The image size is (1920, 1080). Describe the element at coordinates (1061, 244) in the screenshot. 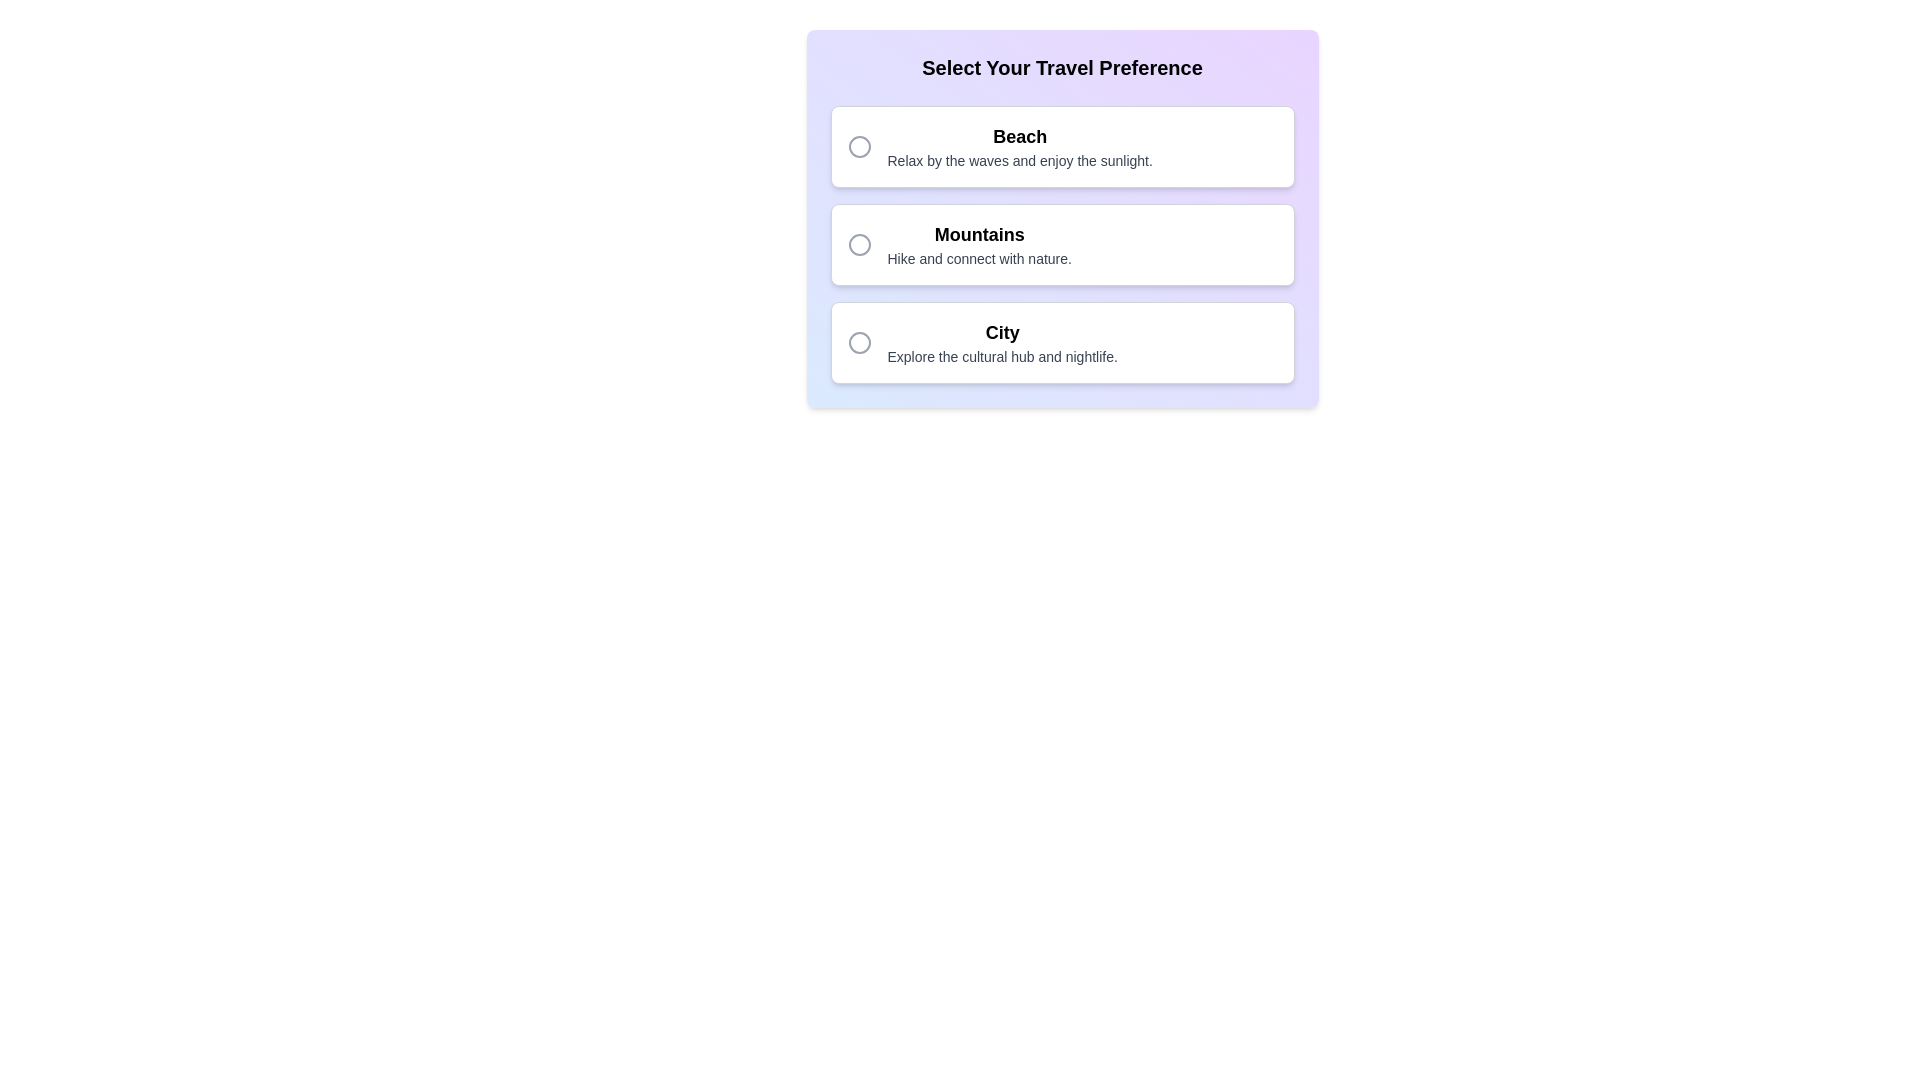

I see `the 'Mountains' Radio selection card, which is the second card in the vertical list of travel preferences, to focus on it` at that location.